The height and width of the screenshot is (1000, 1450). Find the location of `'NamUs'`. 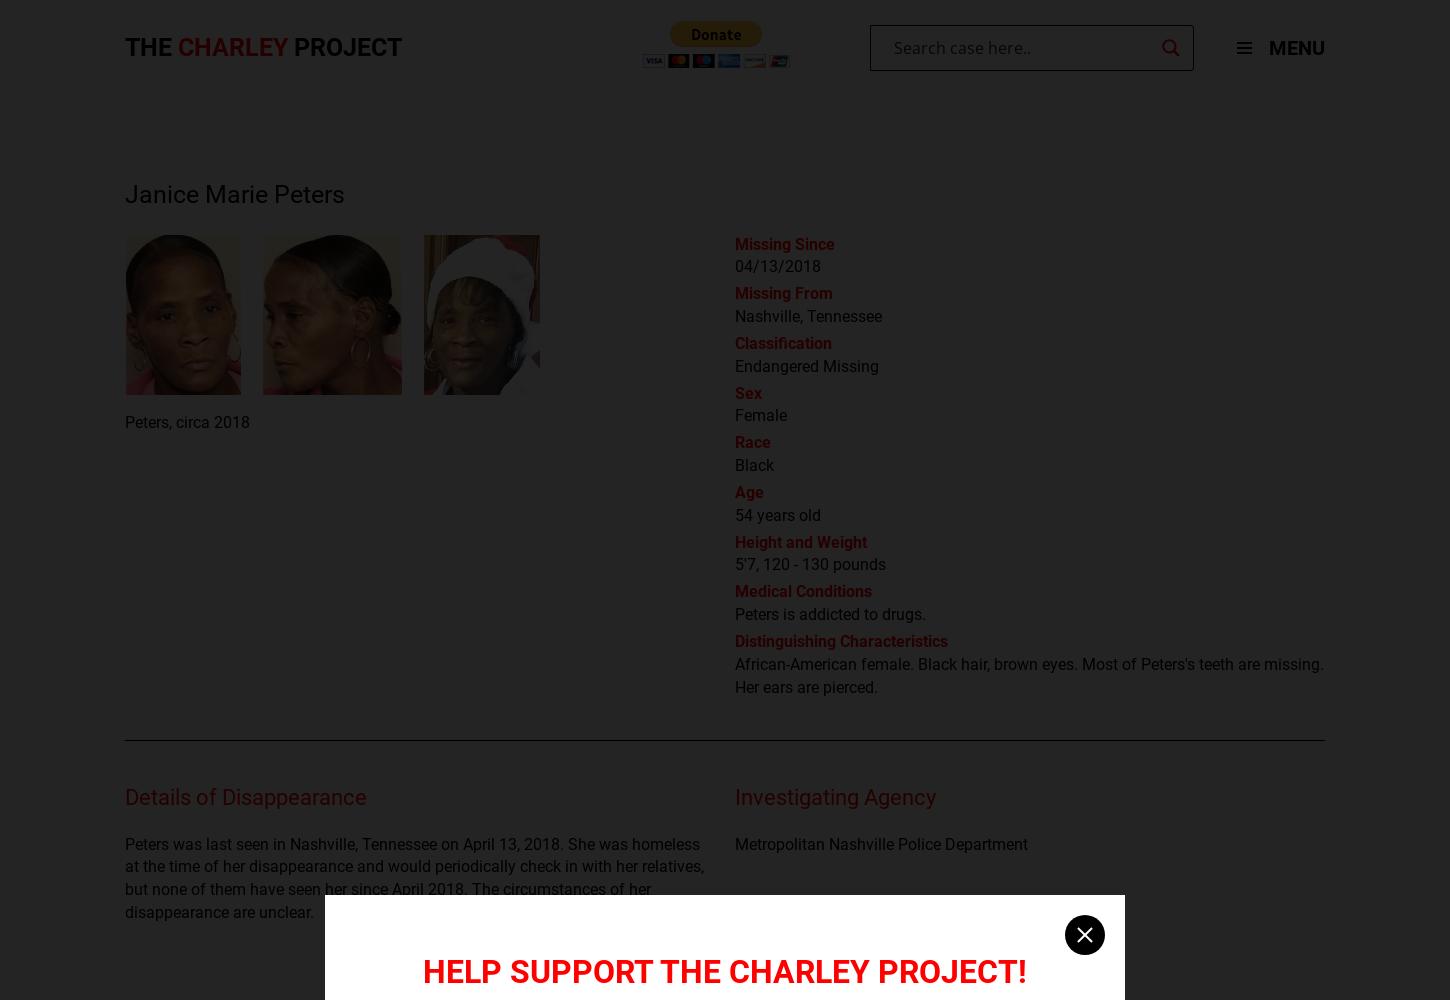

'NamUs' is located at coordinates (760, 958).